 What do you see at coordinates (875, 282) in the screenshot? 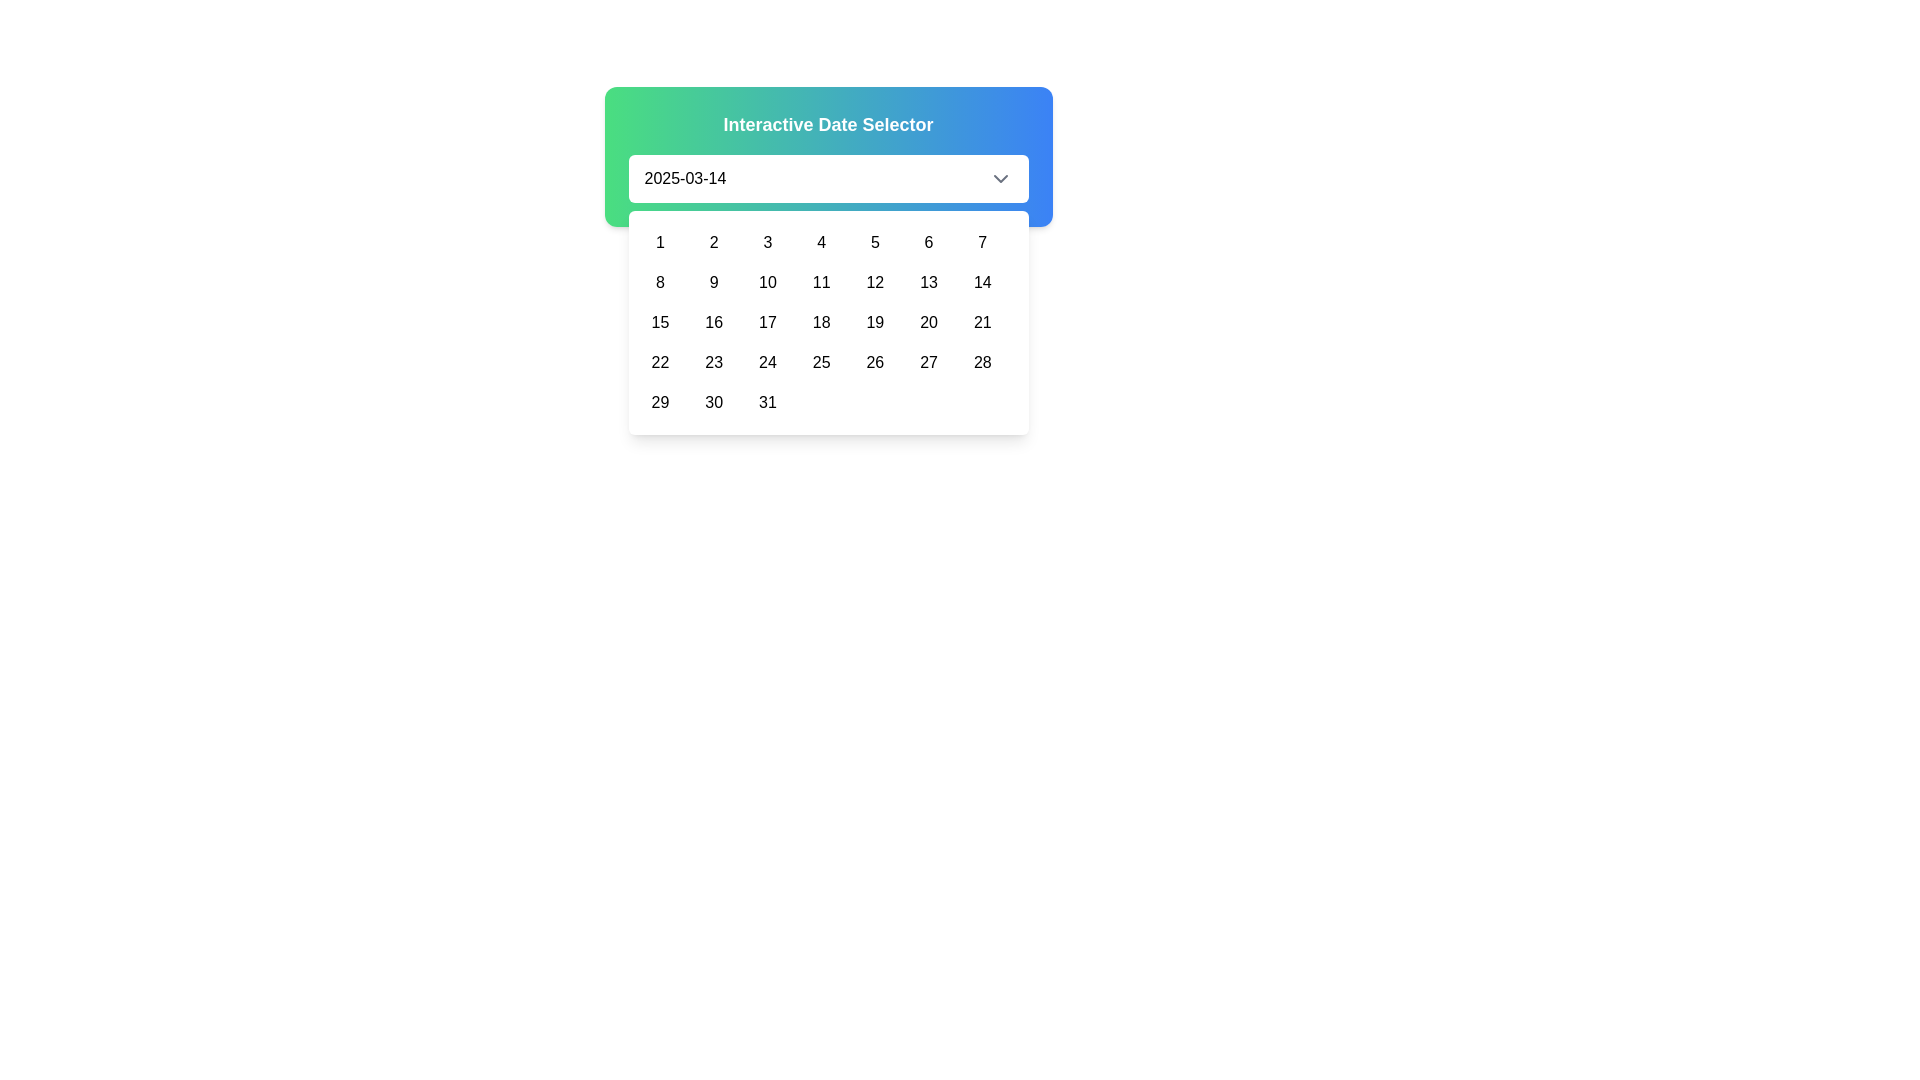
I see `the button that allows users to select the date '12' in a calendar-like interface, located in the second row and fifth column of the grid` at bounding box center [875, 282].